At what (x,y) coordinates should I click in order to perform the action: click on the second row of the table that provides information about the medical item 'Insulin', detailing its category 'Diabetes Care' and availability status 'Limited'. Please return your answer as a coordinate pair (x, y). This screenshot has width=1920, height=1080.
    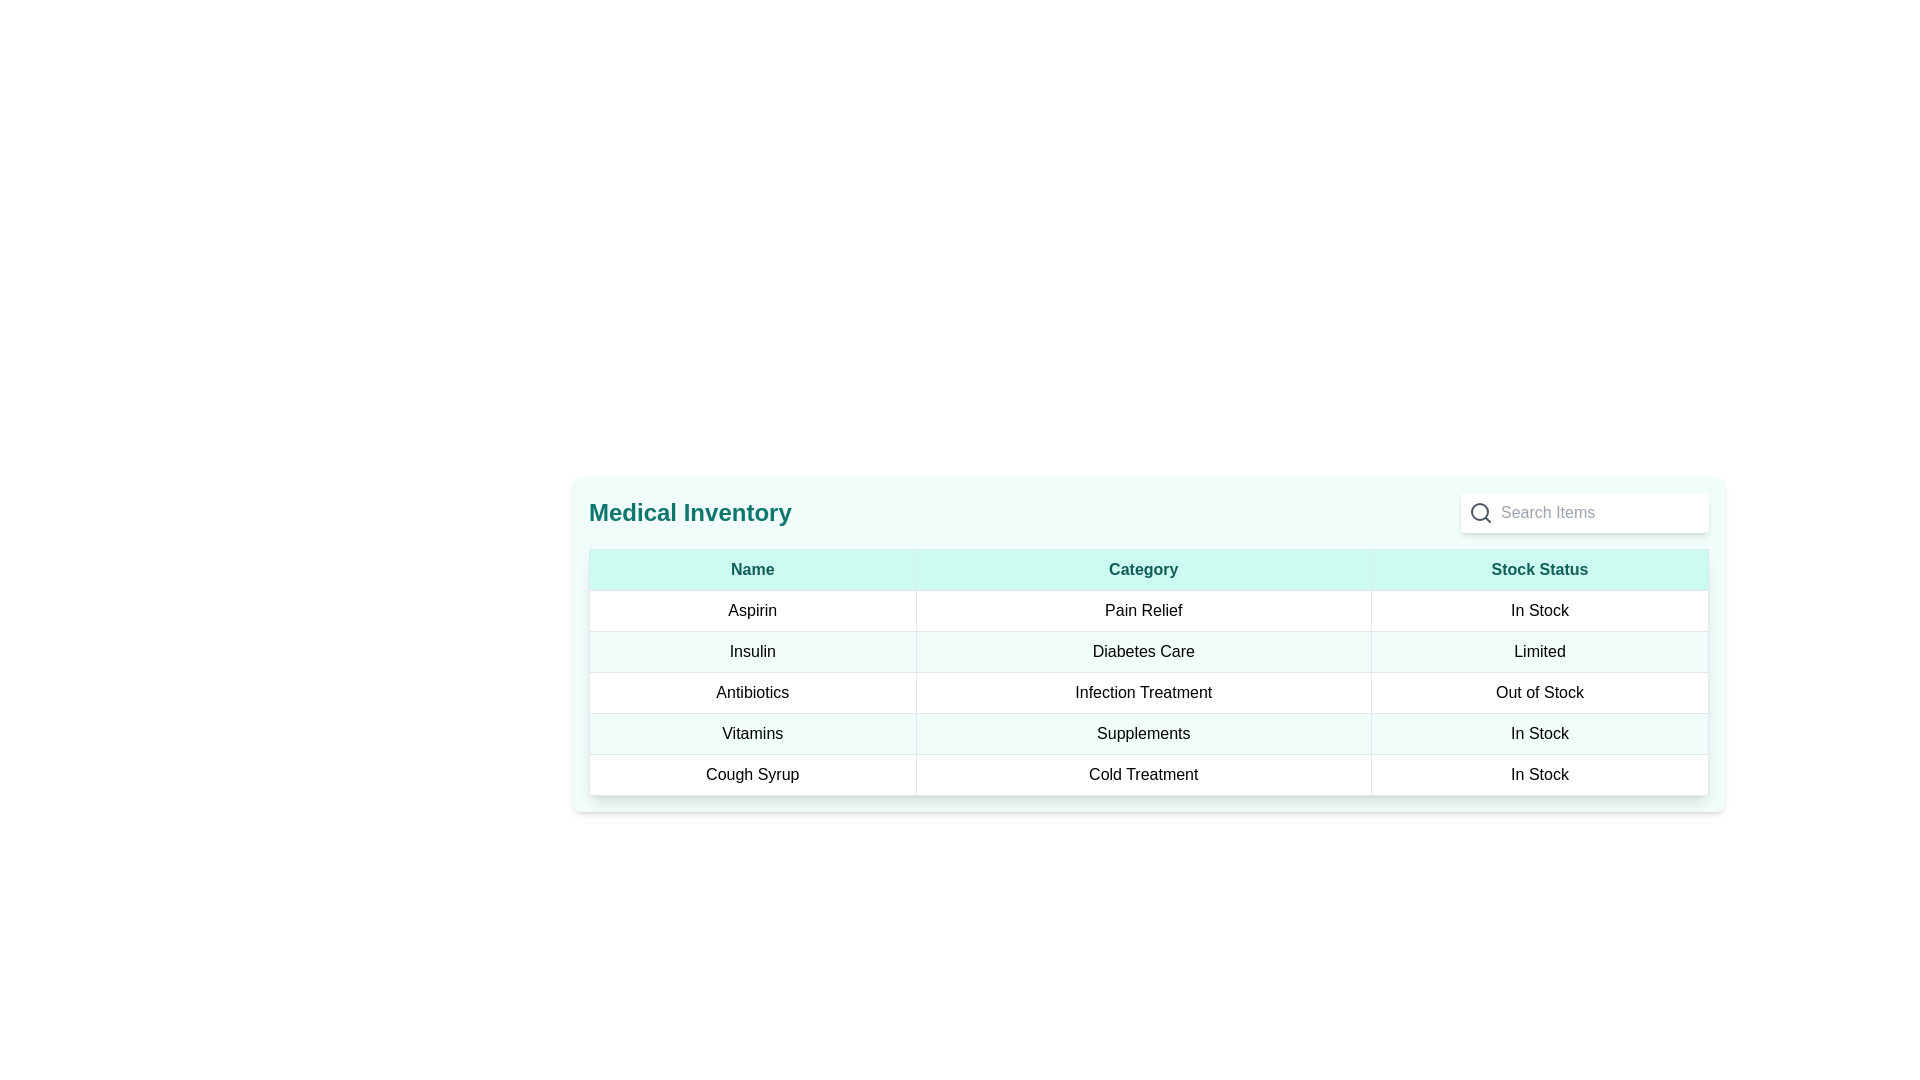
    Looking at the image, I should click on (1148, 651).